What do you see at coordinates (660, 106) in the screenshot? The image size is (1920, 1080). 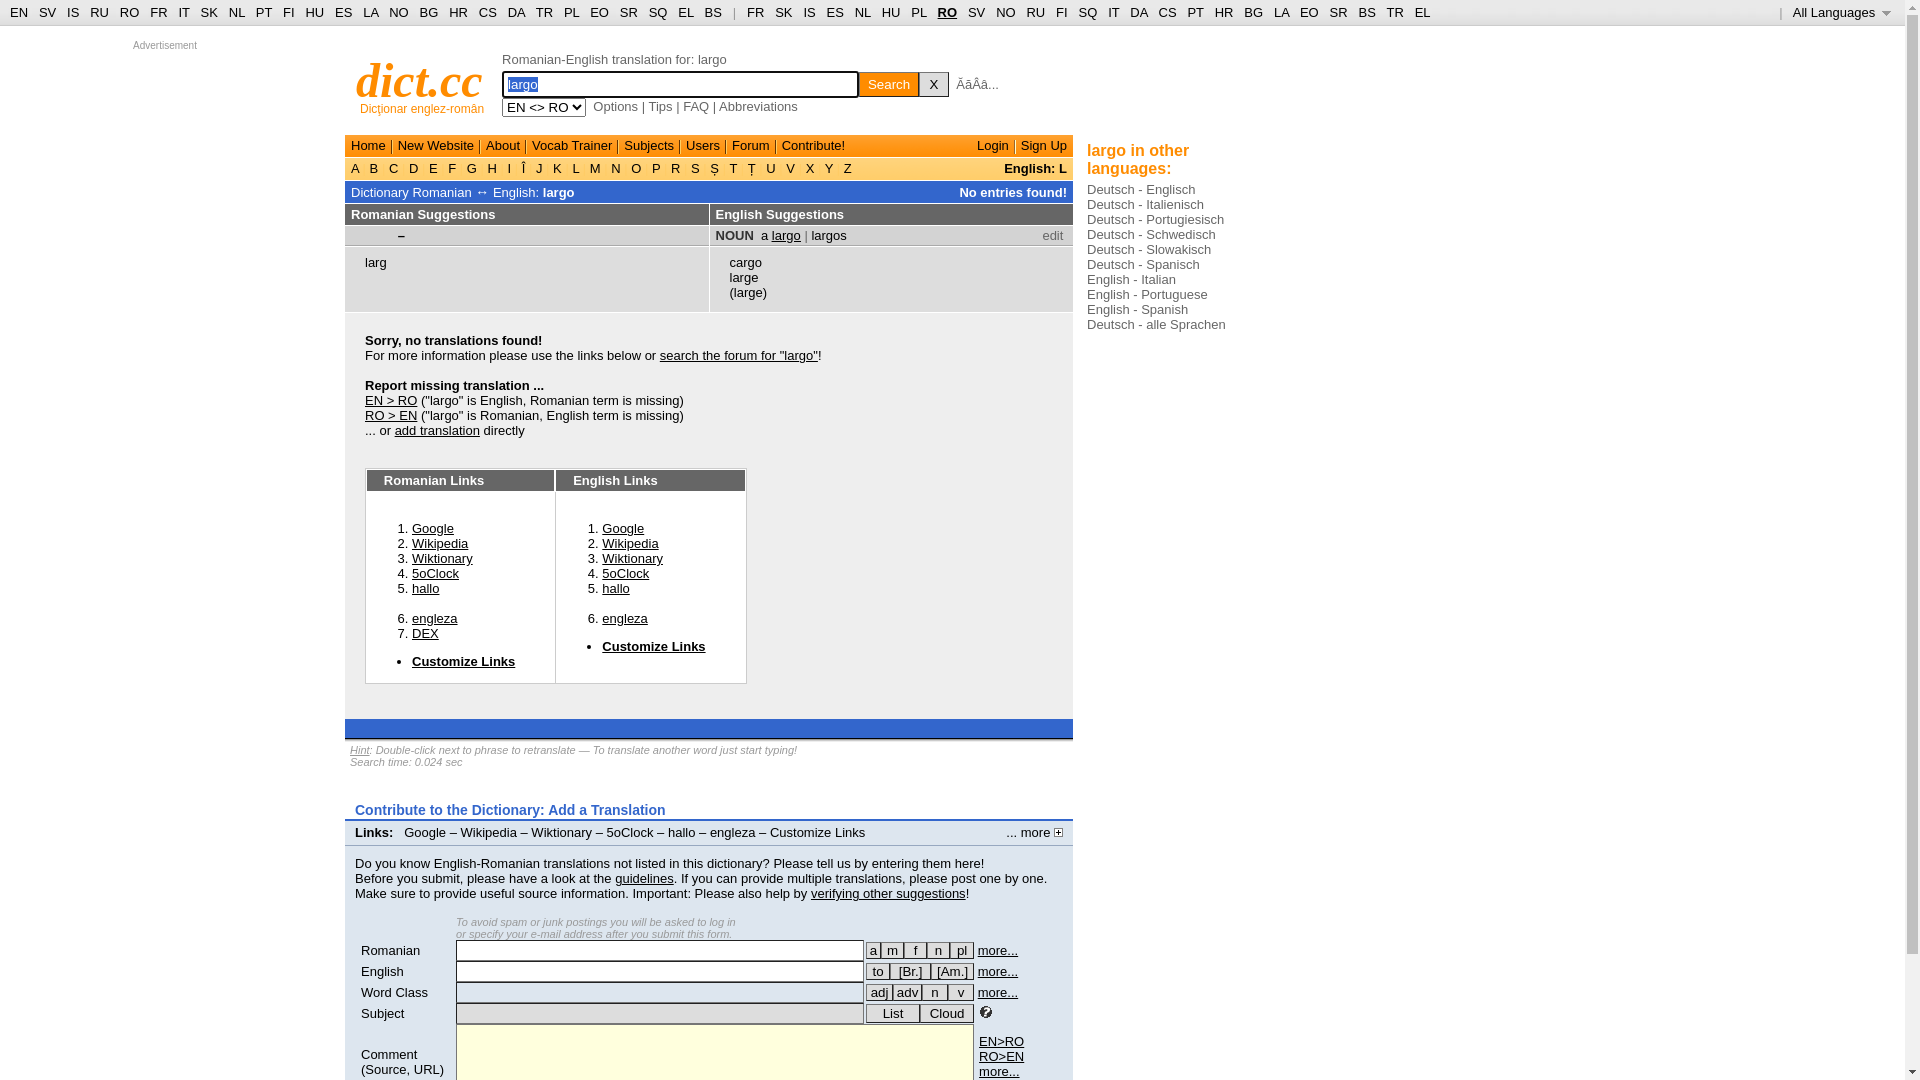 I see `'Tips'` at bounding box center [660, 106].